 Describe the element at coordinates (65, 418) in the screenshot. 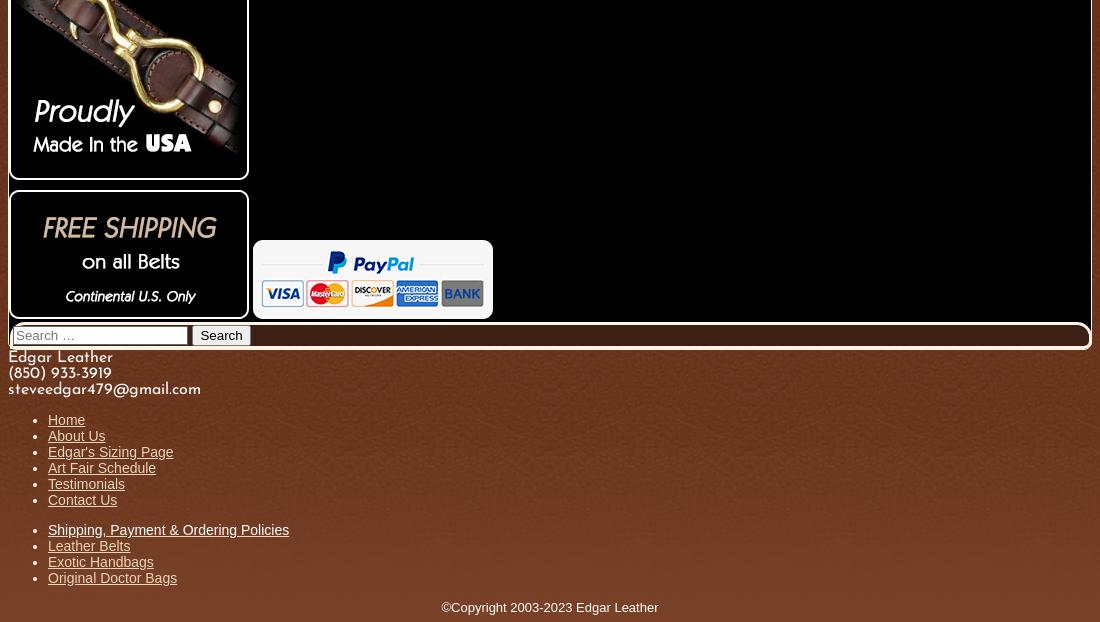

I see `'Home'` at that location.